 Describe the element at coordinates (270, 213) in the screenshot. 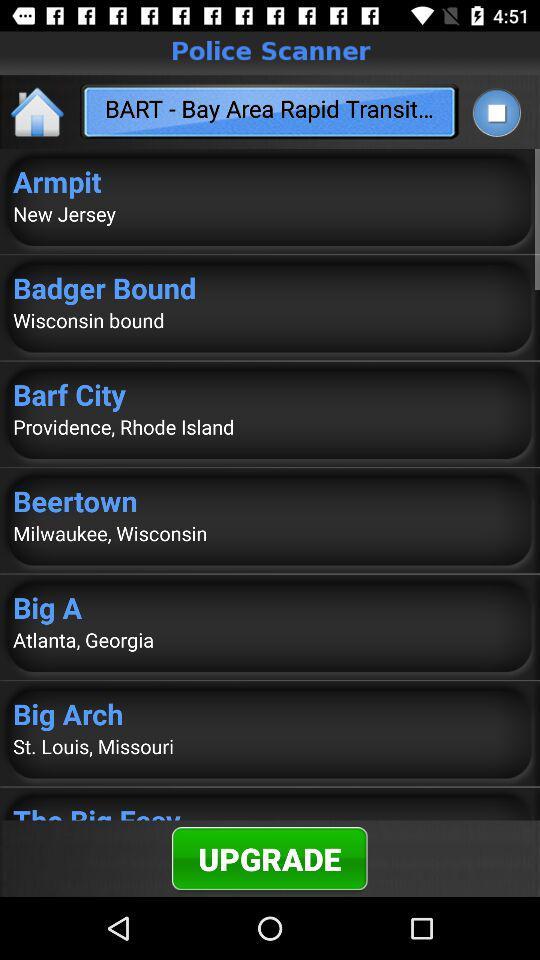

I see `app below the armpit app` at that location.